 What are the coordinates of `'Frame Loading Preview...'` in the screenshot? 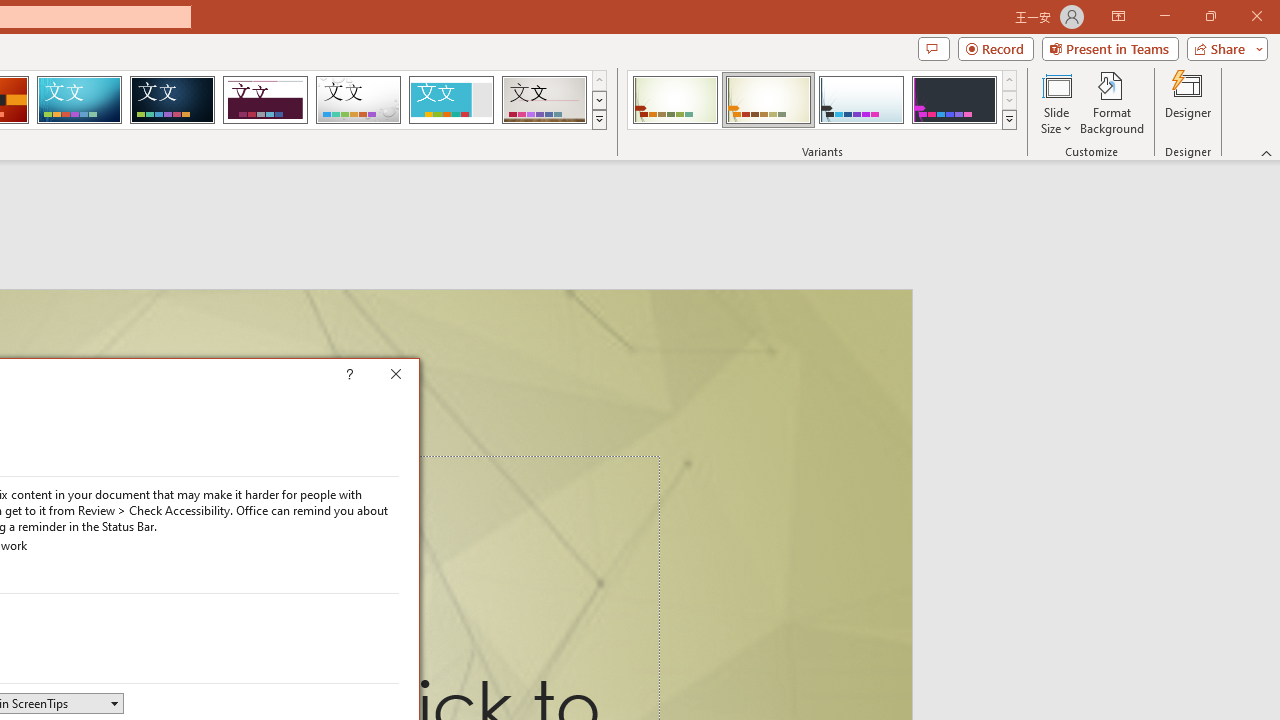 It's located at (450, 100).